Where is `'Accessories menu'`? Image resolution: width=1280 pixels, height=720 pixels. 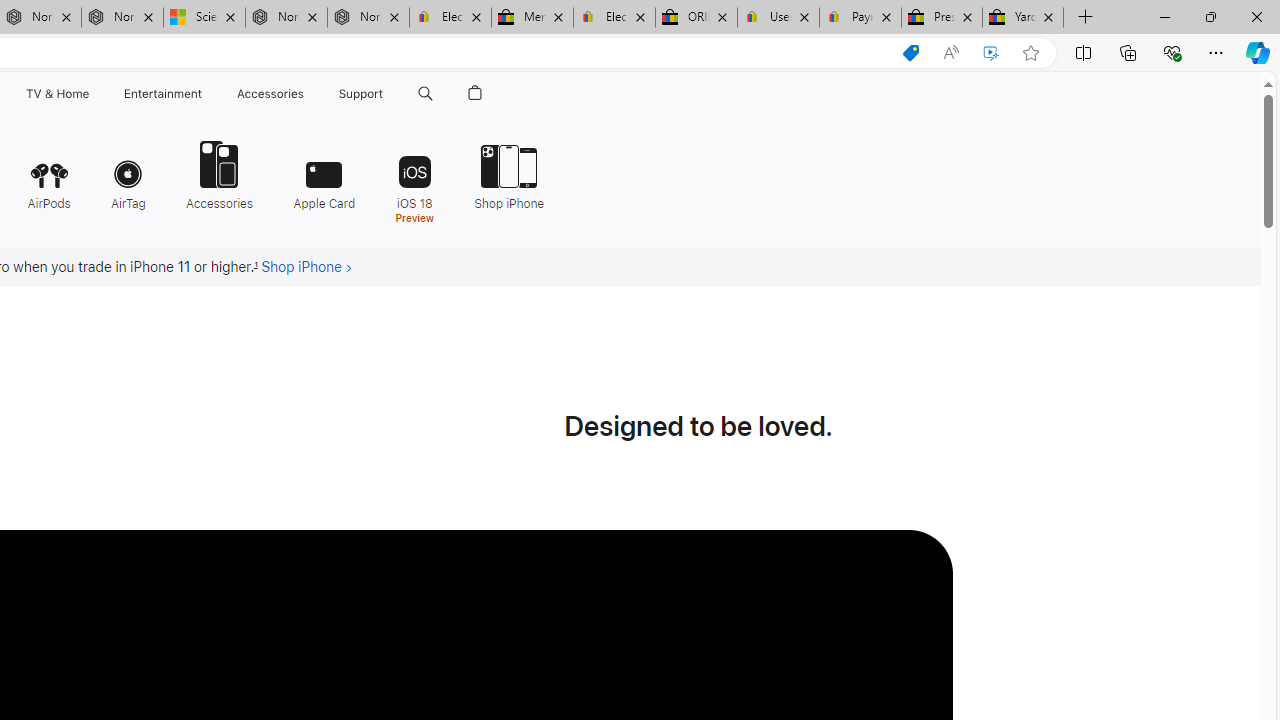
'Accessories menu' is located at coordinates (306, 93).